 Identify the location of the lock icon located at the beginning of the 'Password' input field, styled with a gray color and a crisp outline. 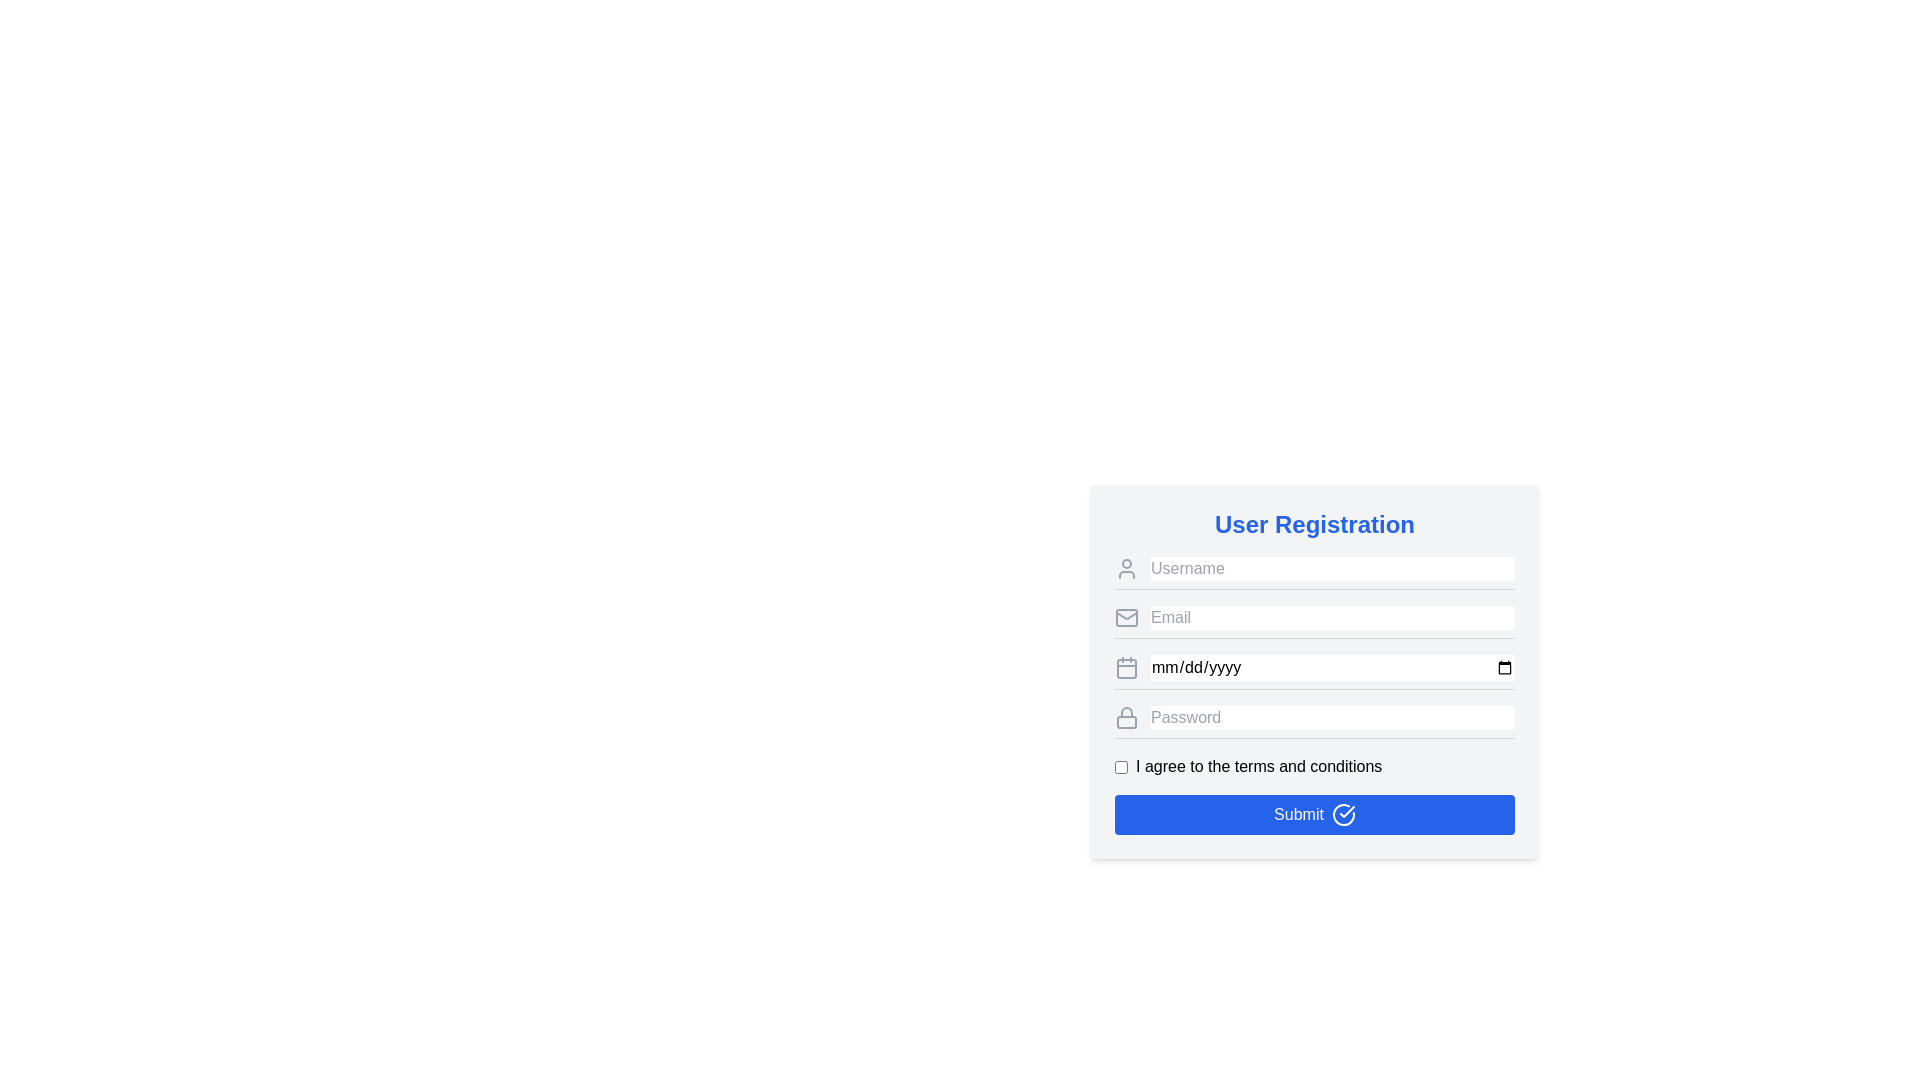
(1127, 716).